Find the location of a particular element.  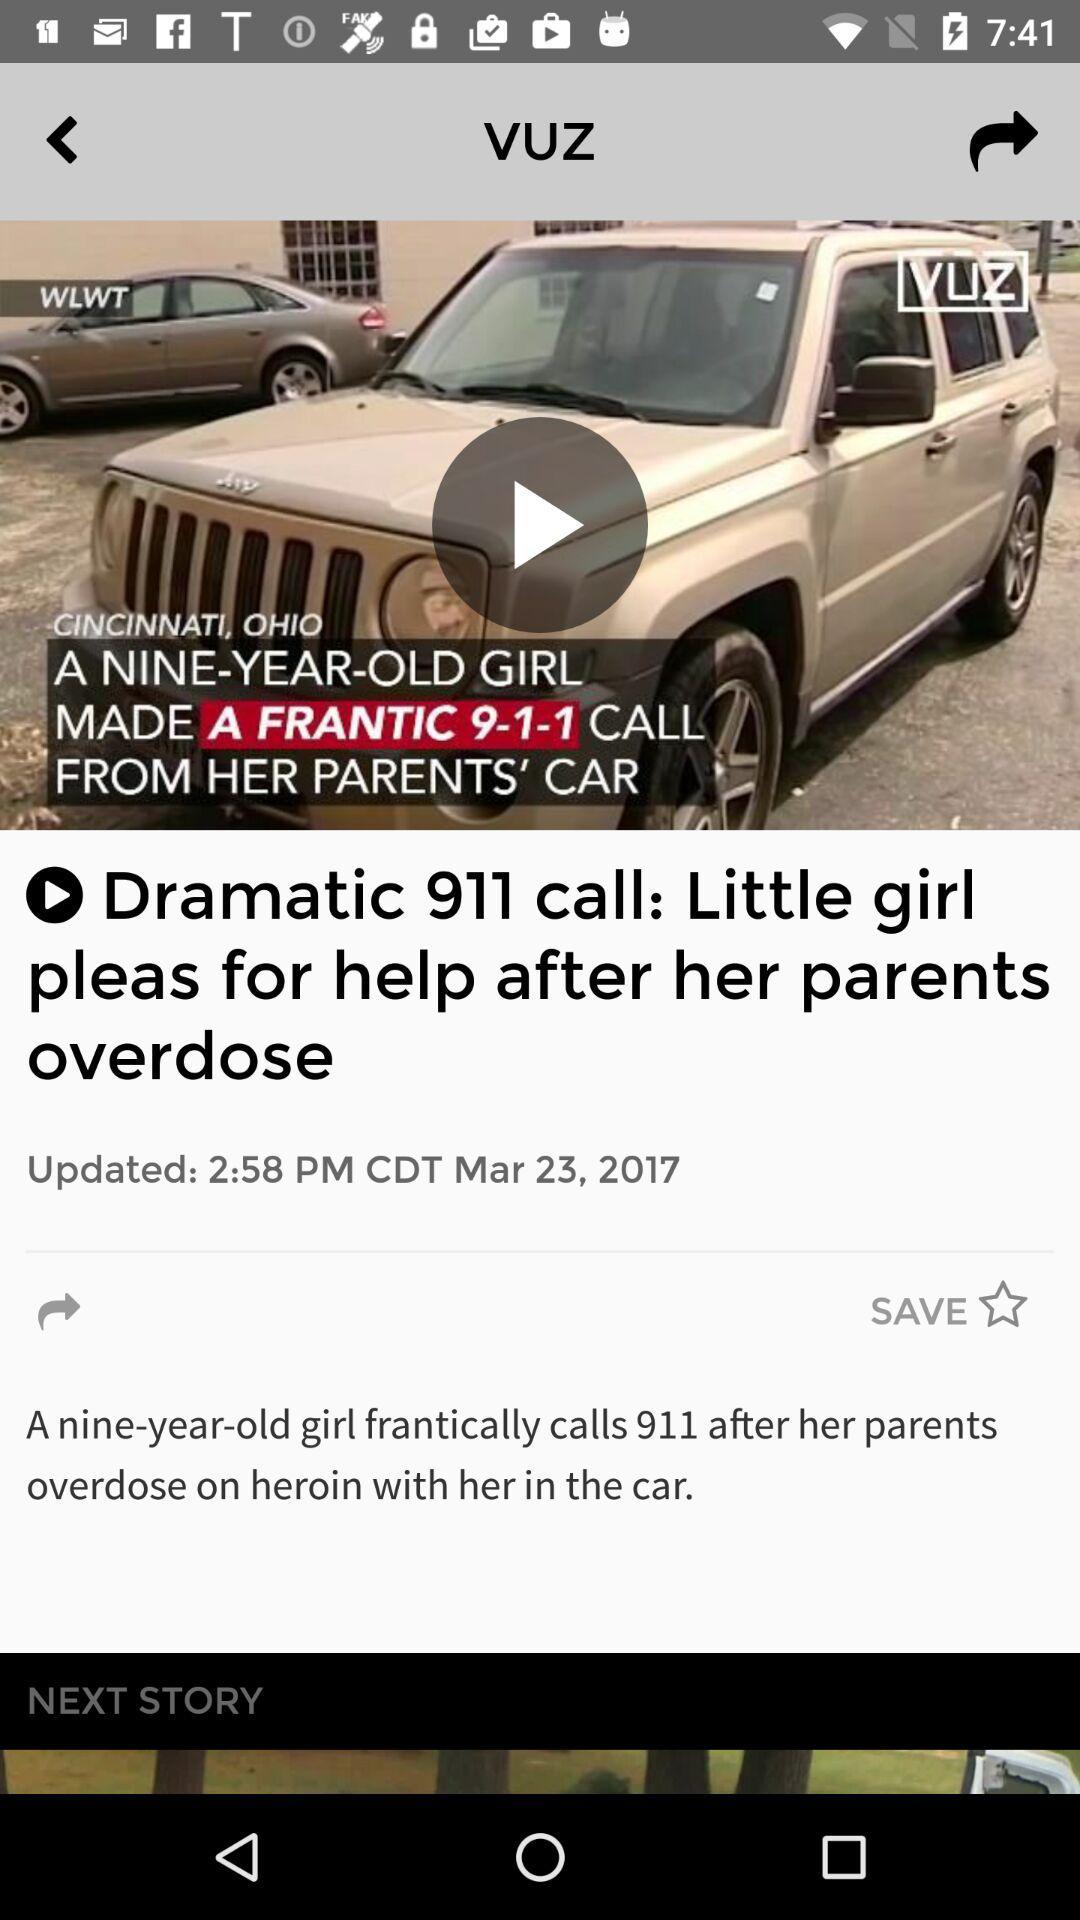

the a nine year is located at coordinates (540, 1512).